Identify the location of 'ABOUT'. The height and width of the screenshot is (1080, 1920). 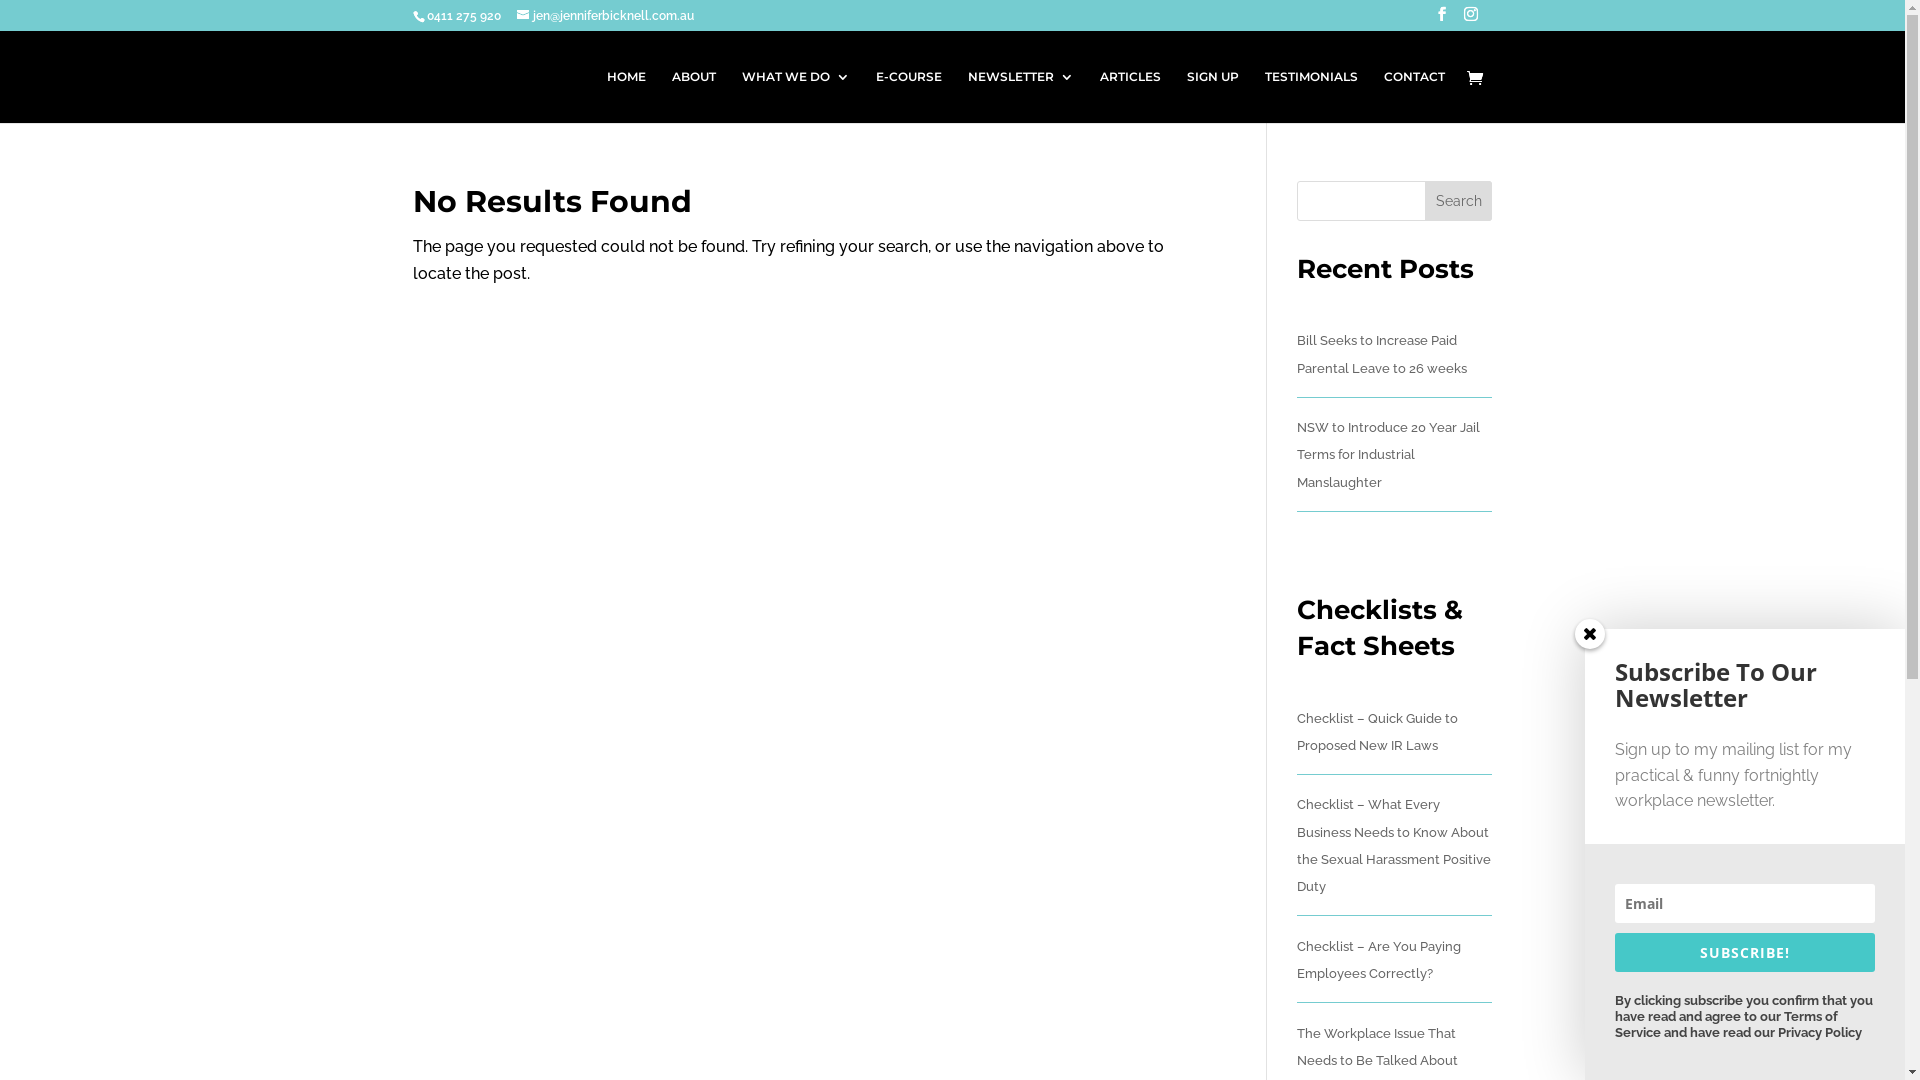
(672, 96).